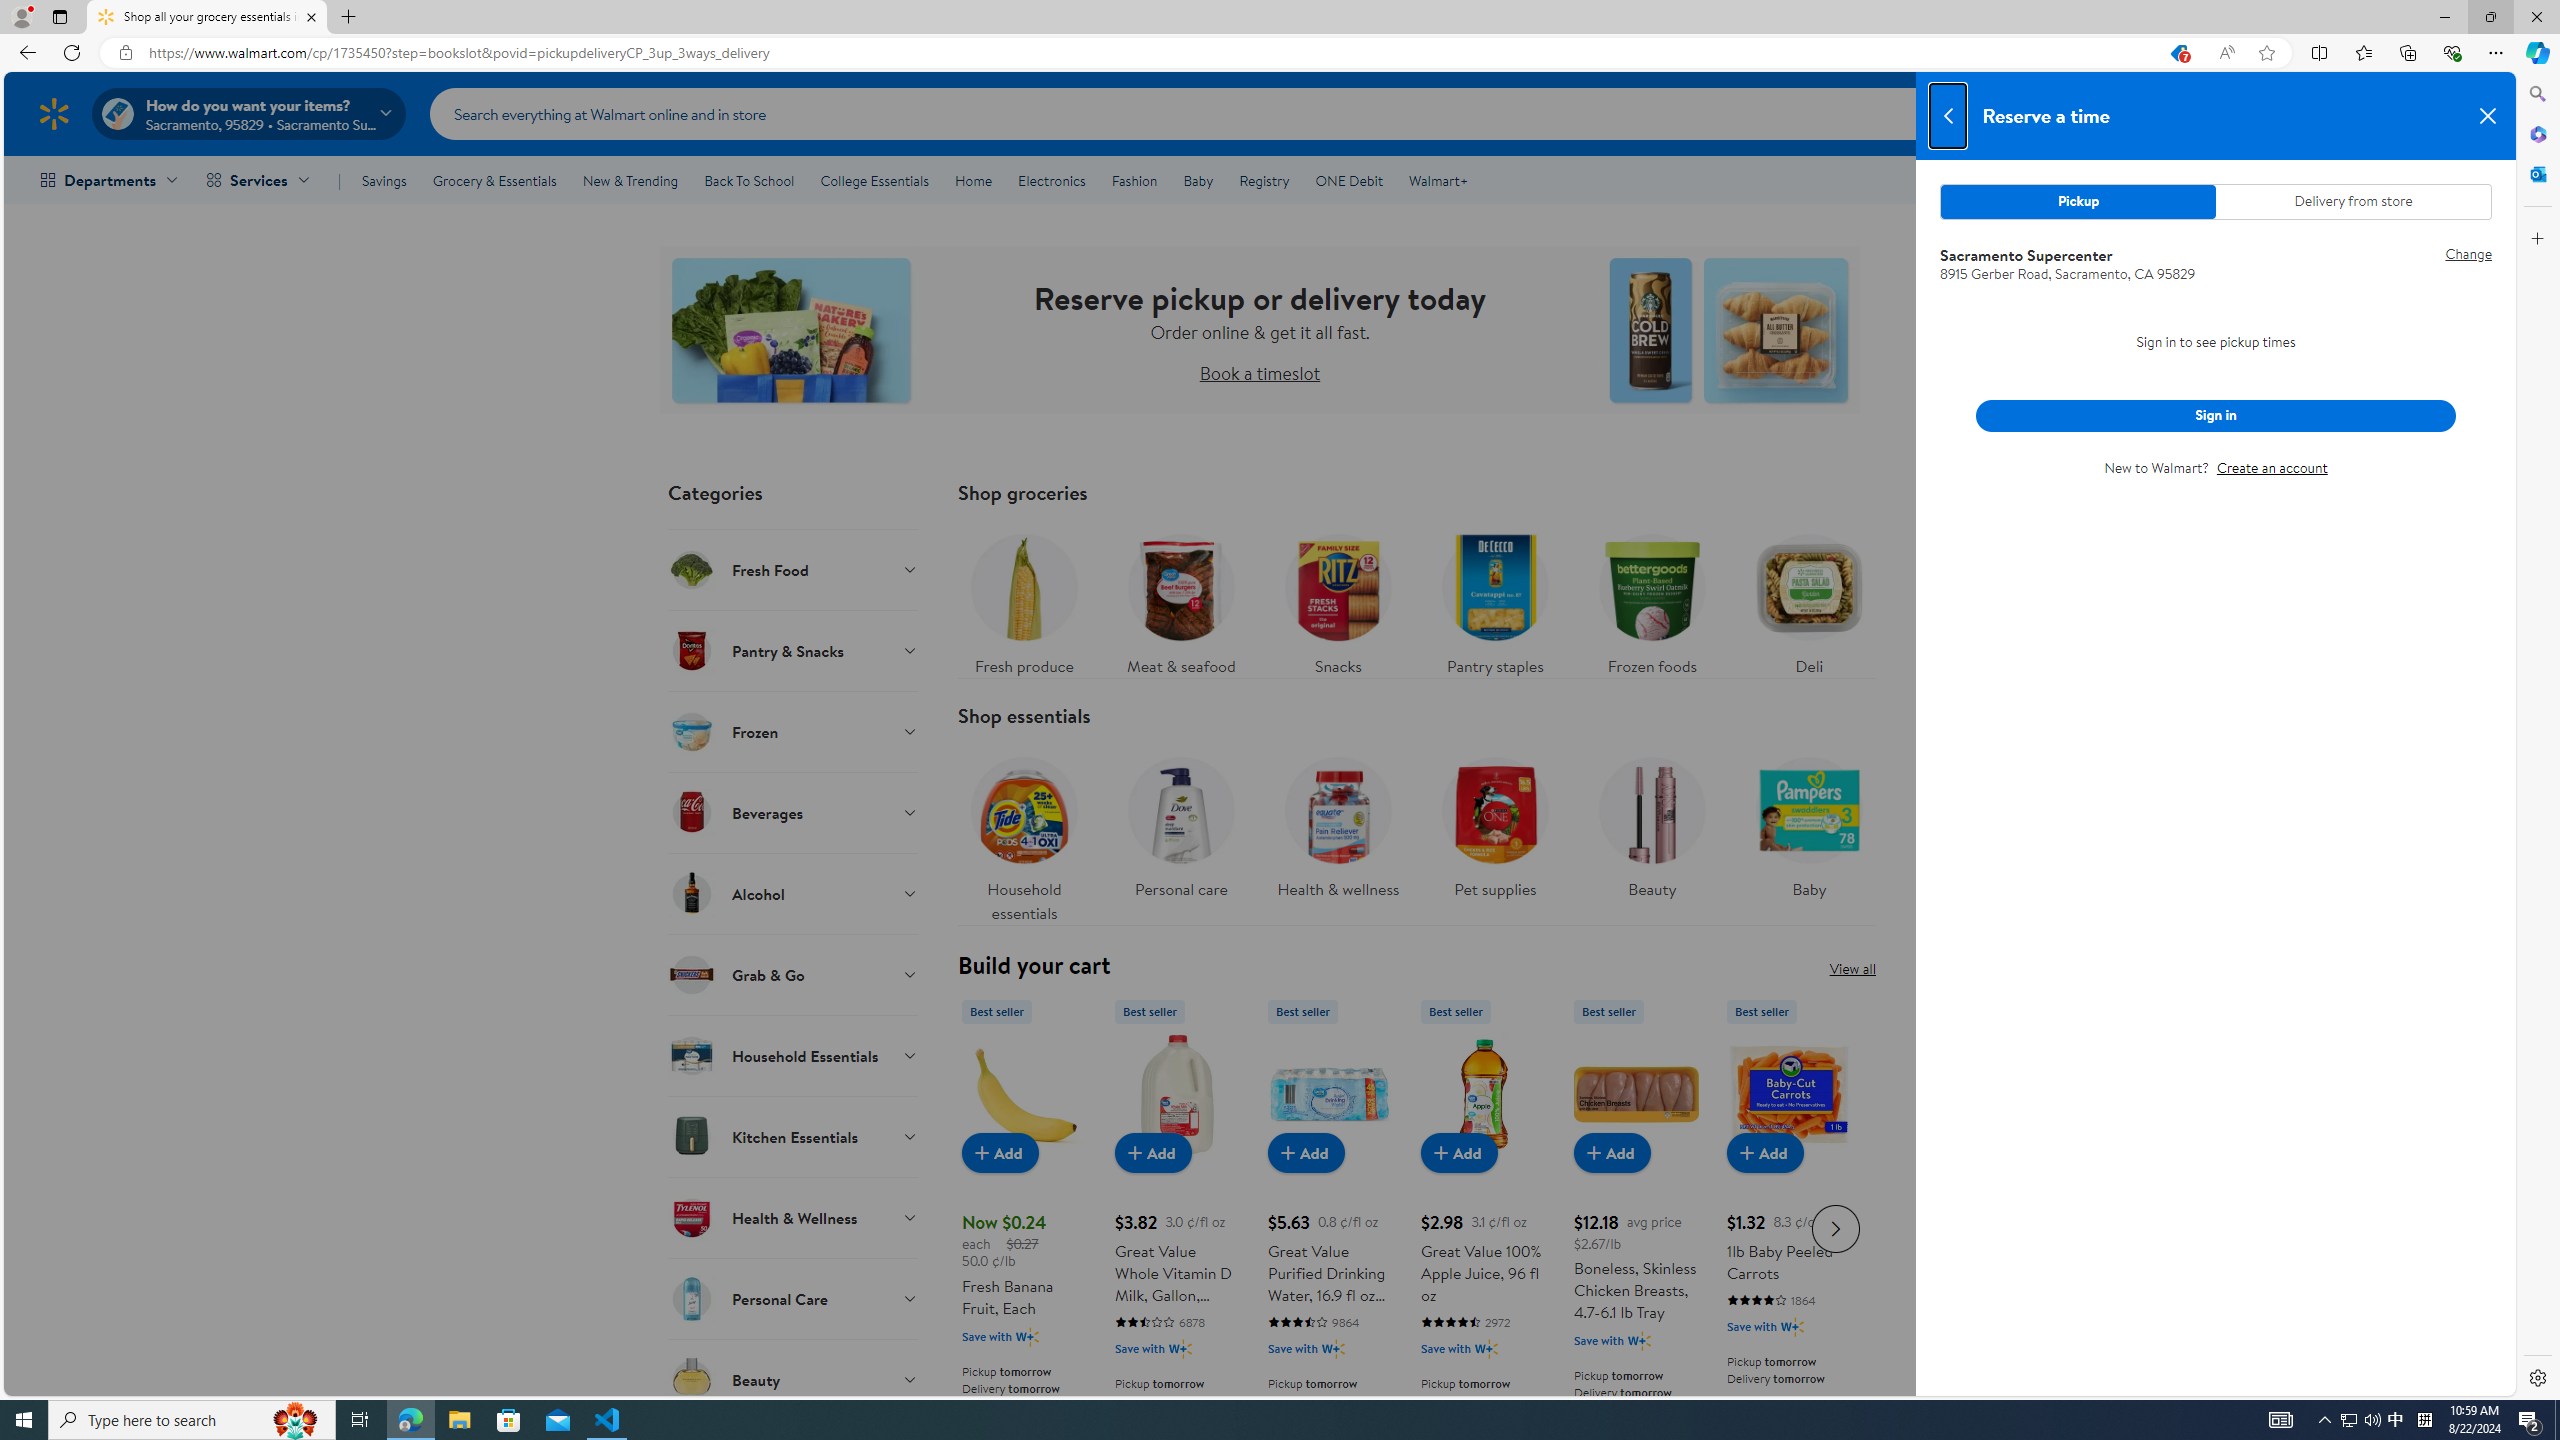 The image size is (2560, 1440). What do you see at coordinates (1835, 1228) in the screenshot?
I see `'Next slide for Product Carousel list'` at bounding box center [1835, 1228].